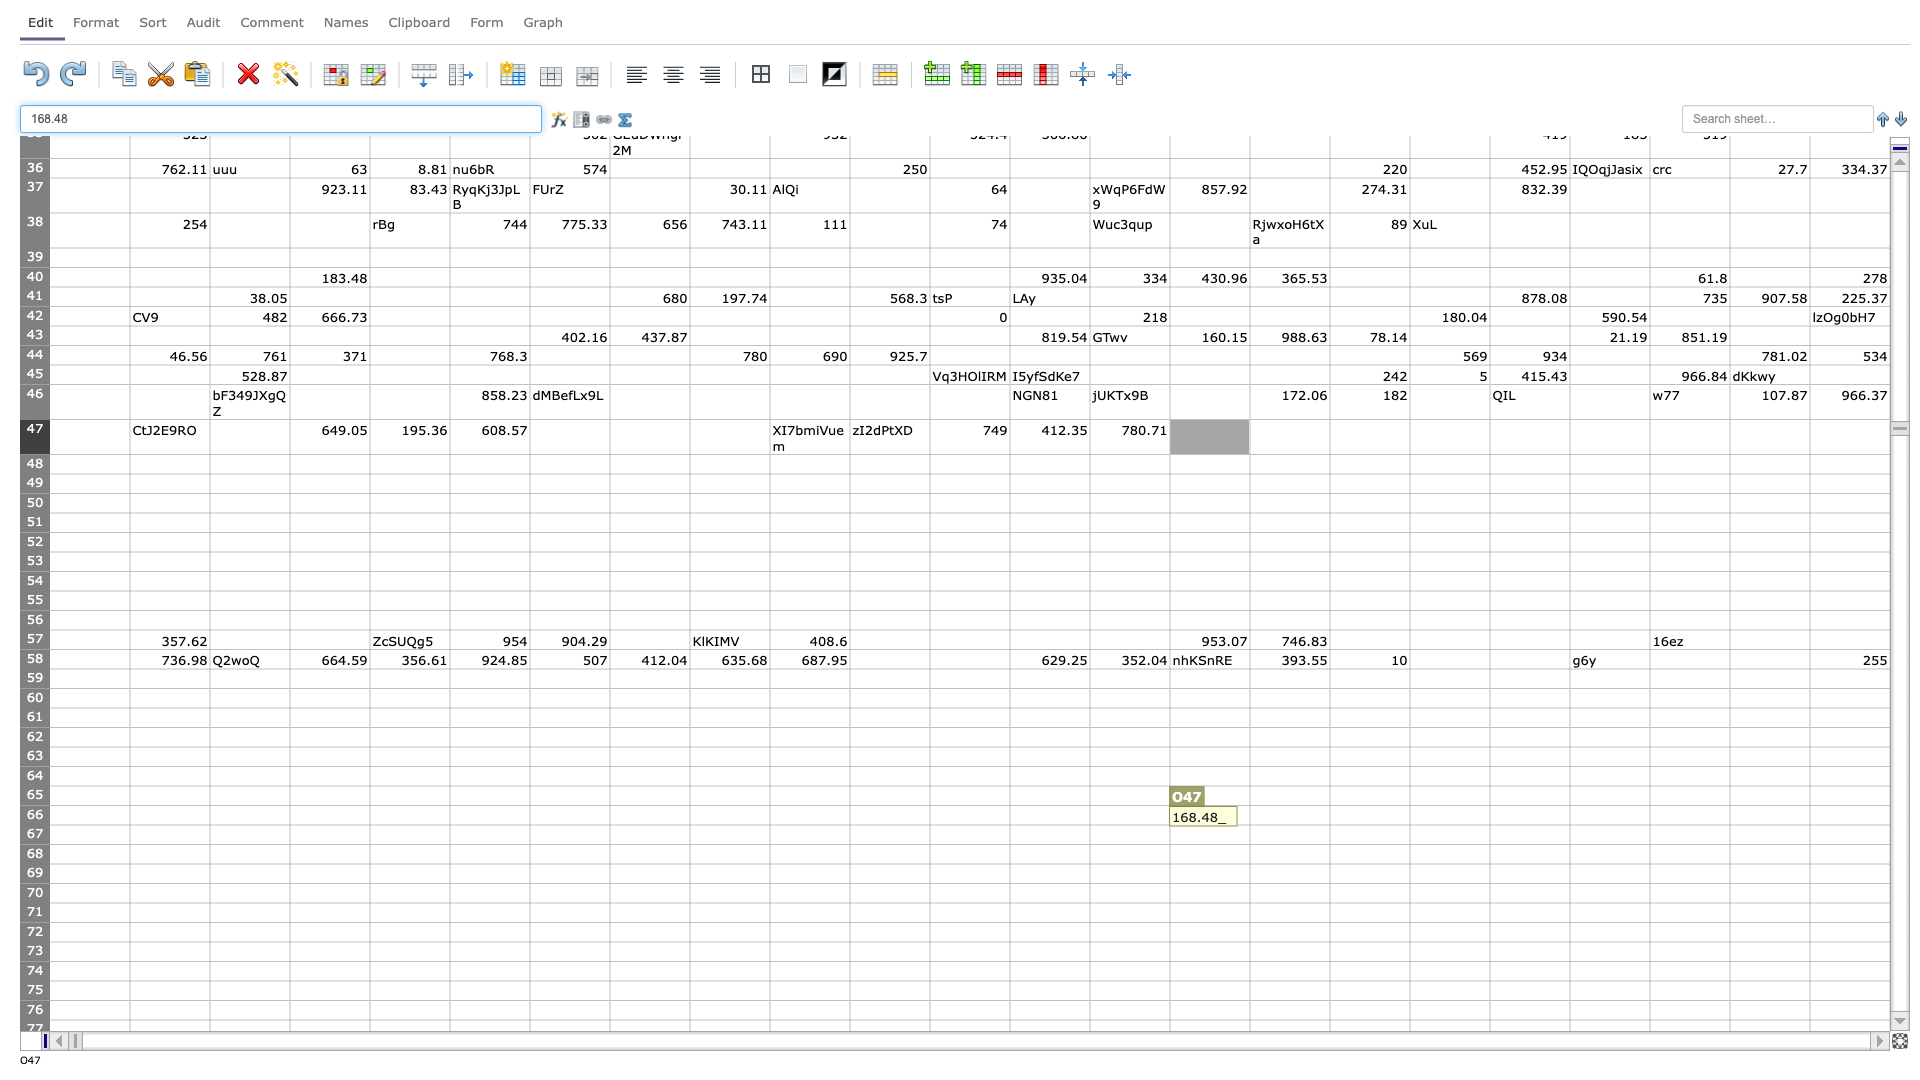 The width and height of the screenshot is (1920, 1080). What do you see at coordinates (1489, 844) in the screenshot?
I see `Series fill point of cell R67` at bounding box center [1489, 844].